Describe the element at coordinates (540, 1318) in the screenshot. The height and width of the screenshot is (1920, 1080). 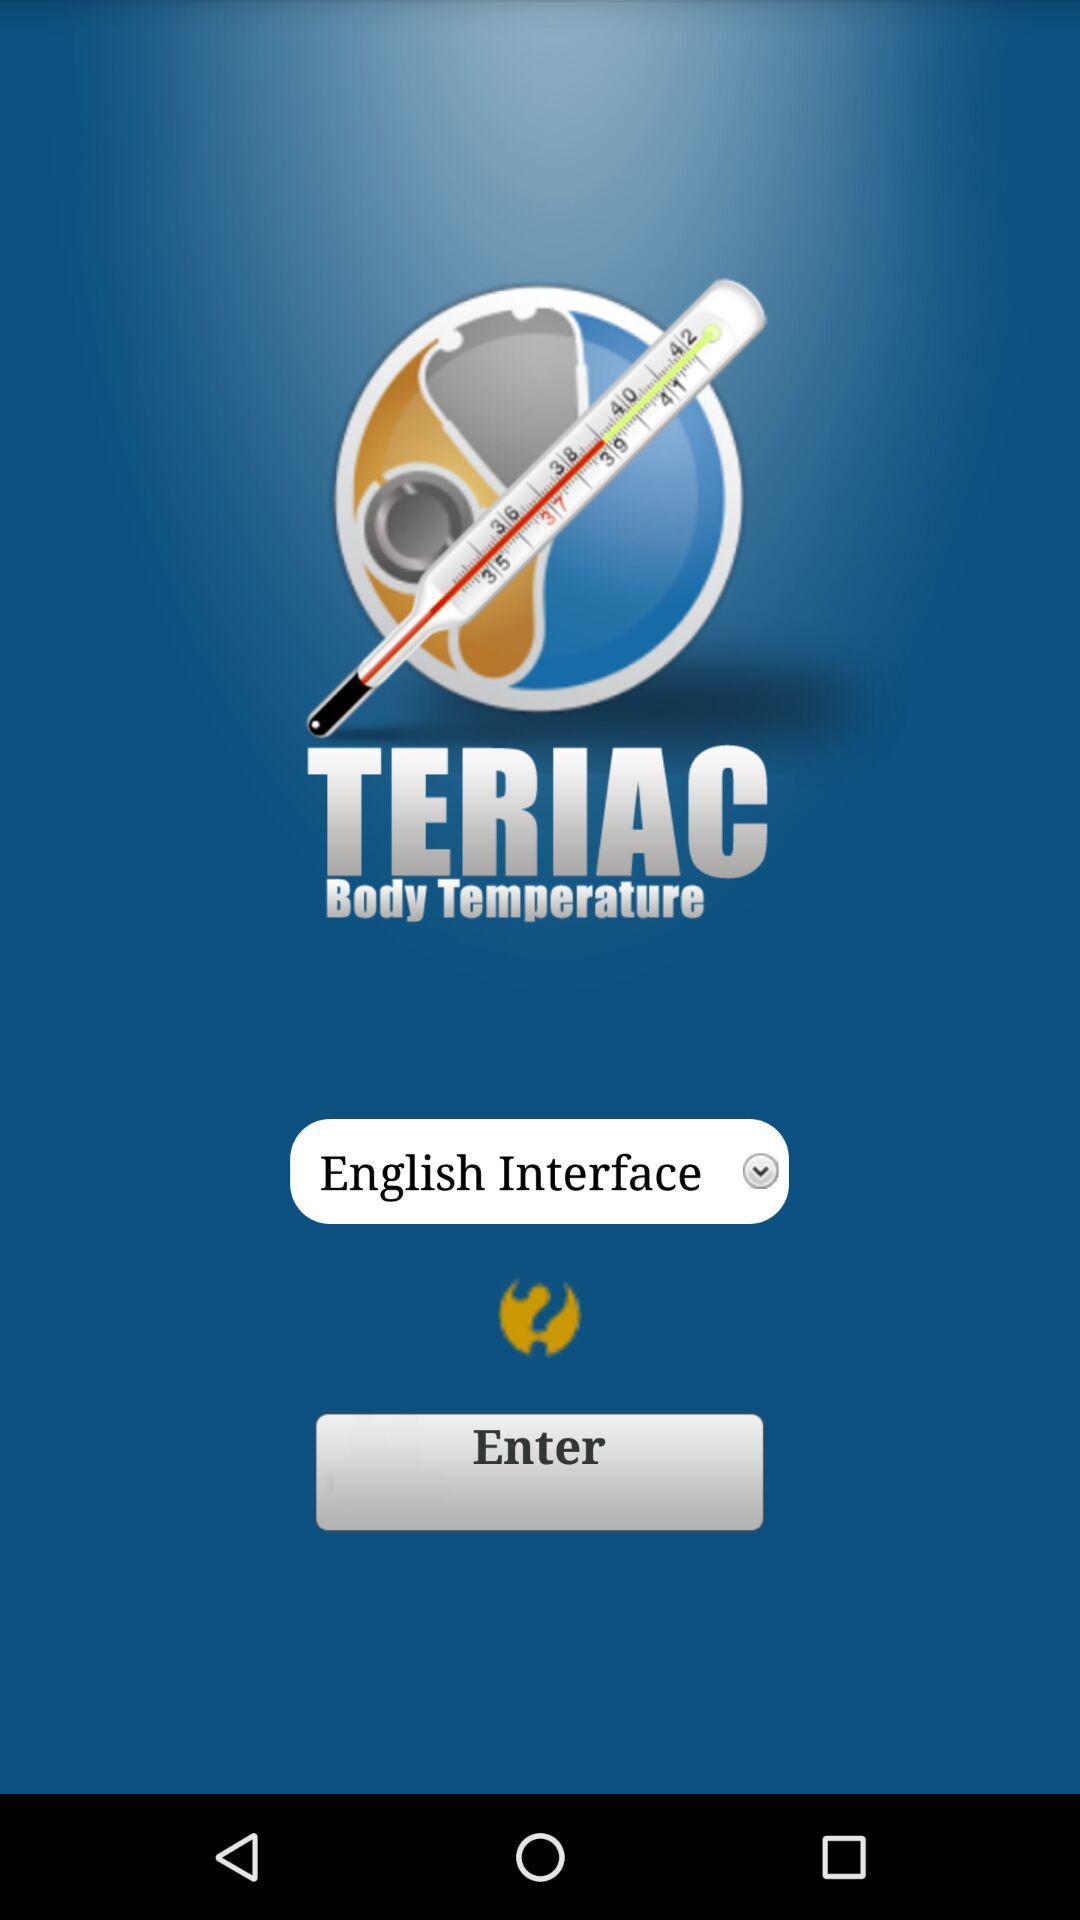
I see `open question` at that location.